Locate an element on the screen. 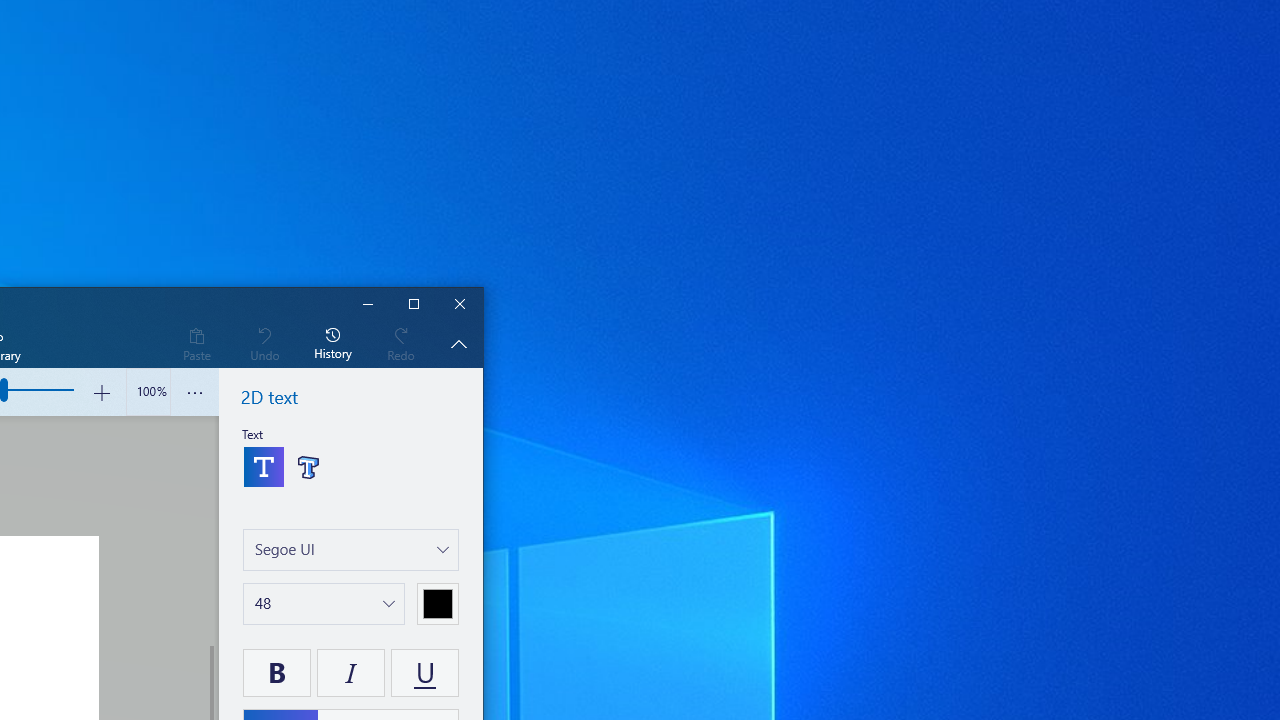  'Undo' is located at coordinates (263, 342).